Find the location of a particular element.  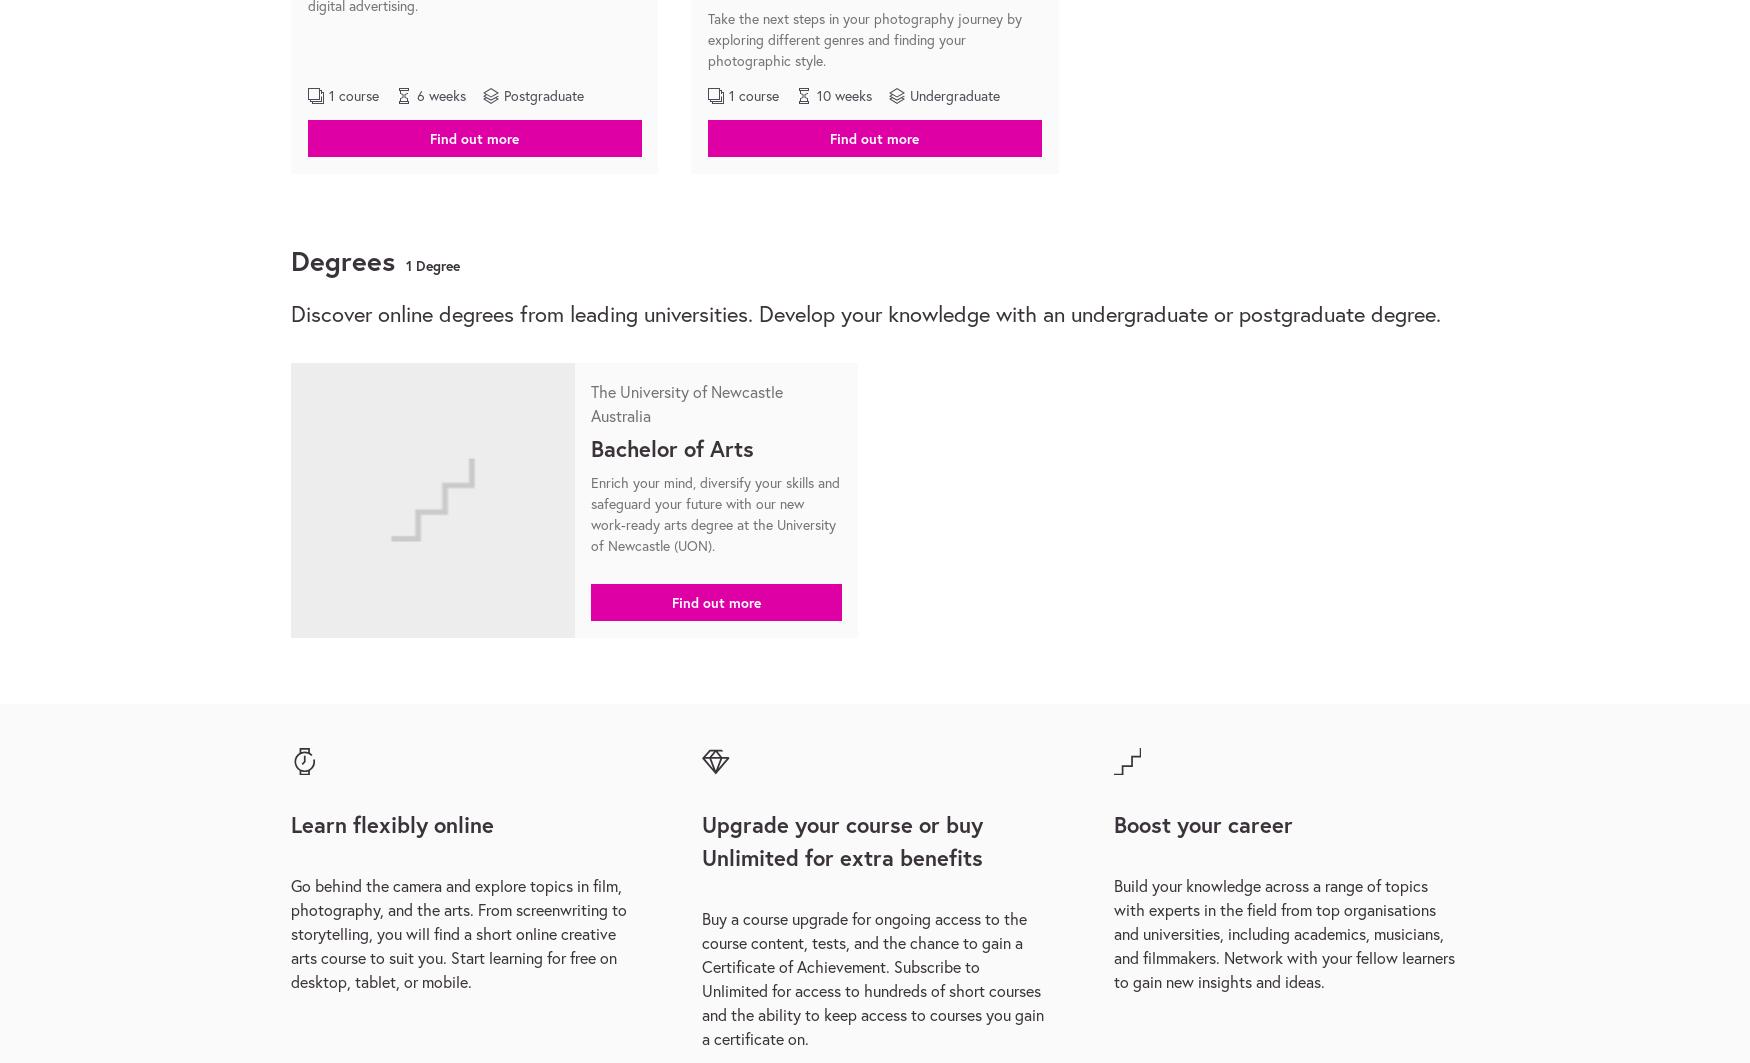

'Undergraduate' is located at coordinates (954, 95).